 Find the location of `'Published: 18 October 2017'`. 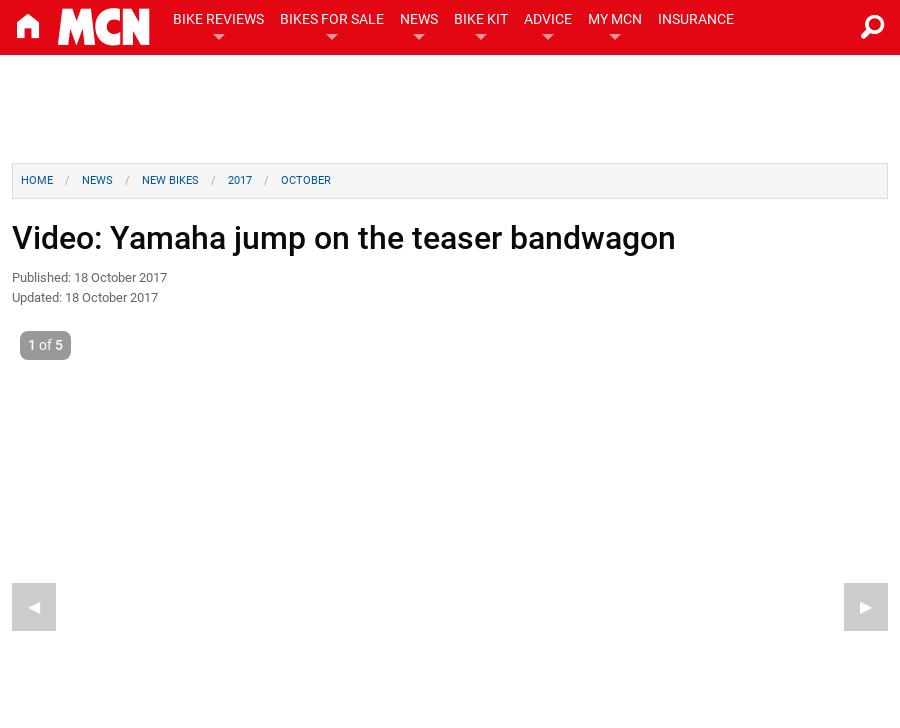

'Published: 18 October 2017' is located at coordinates (88, 277).